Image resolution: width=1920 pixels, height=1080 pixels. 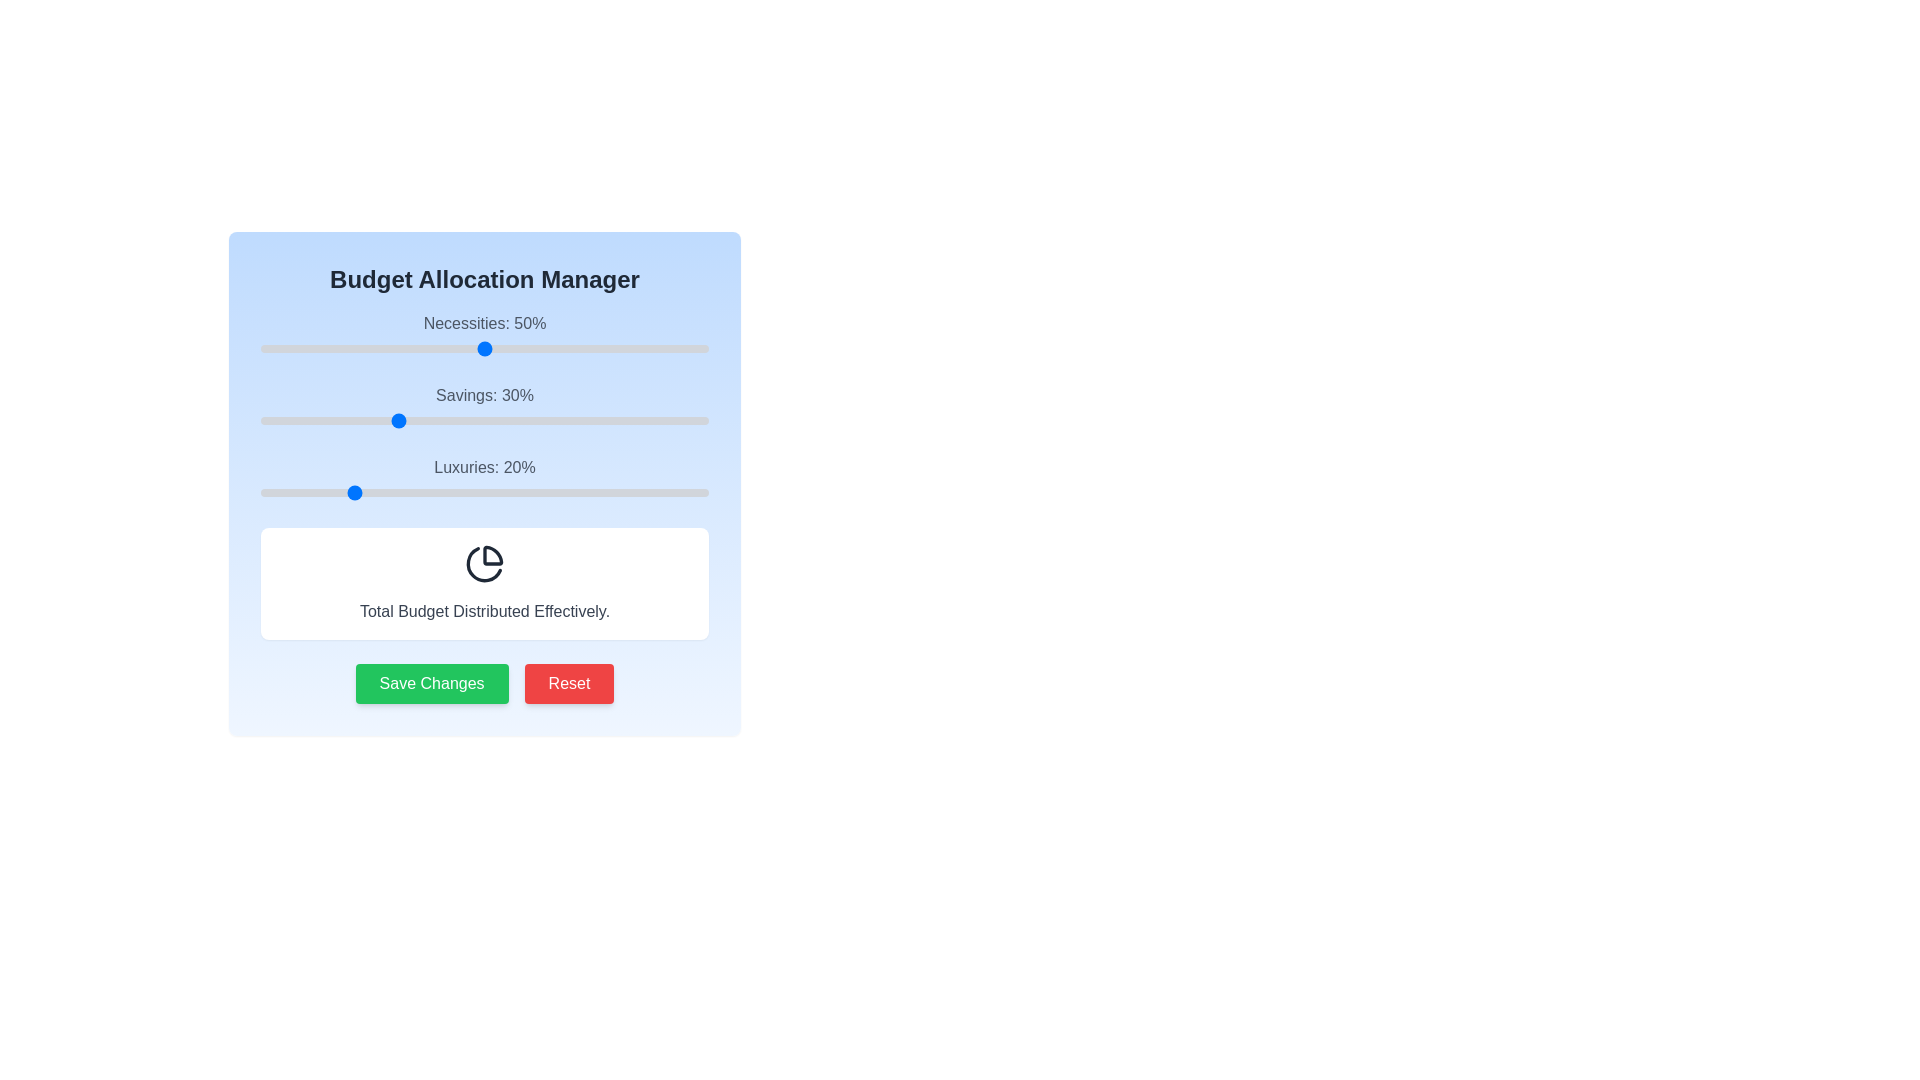 What do you see at coordinates (498, 347) in the screenshot?
I see `the 'necessities' slider` at bounding box center [498, 347].